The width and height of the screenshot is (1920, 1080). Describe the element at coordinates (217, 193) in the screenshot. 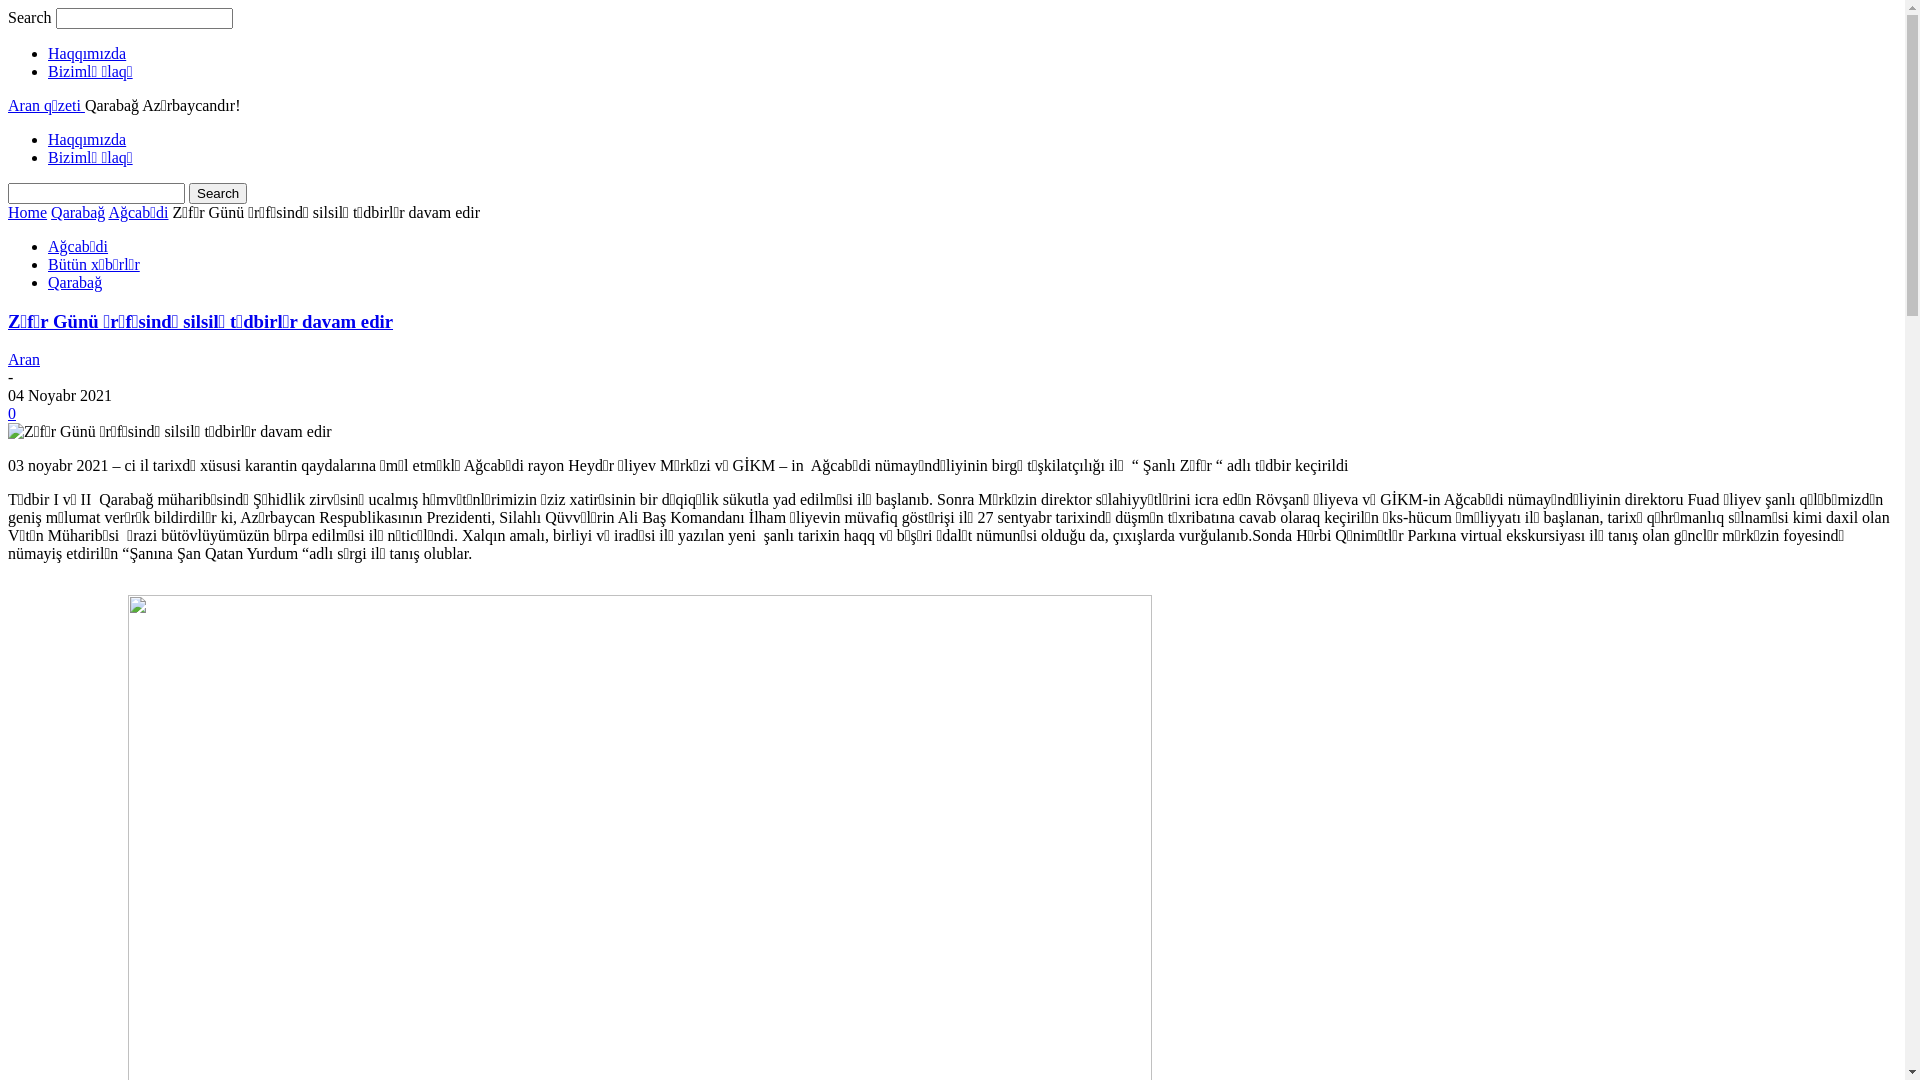

I see `'Search'` at that location.